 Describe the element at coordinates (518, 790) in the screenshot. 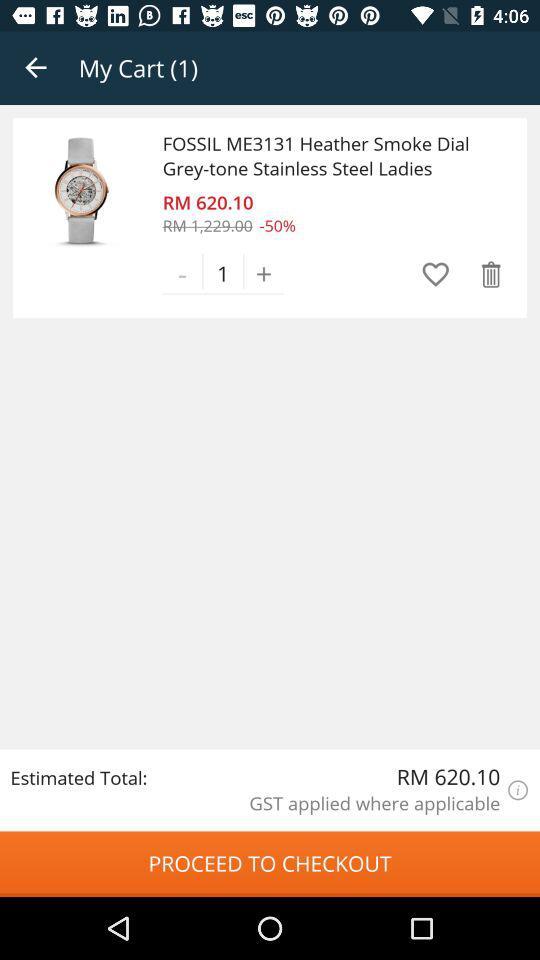

I see `the info icon` at that location.